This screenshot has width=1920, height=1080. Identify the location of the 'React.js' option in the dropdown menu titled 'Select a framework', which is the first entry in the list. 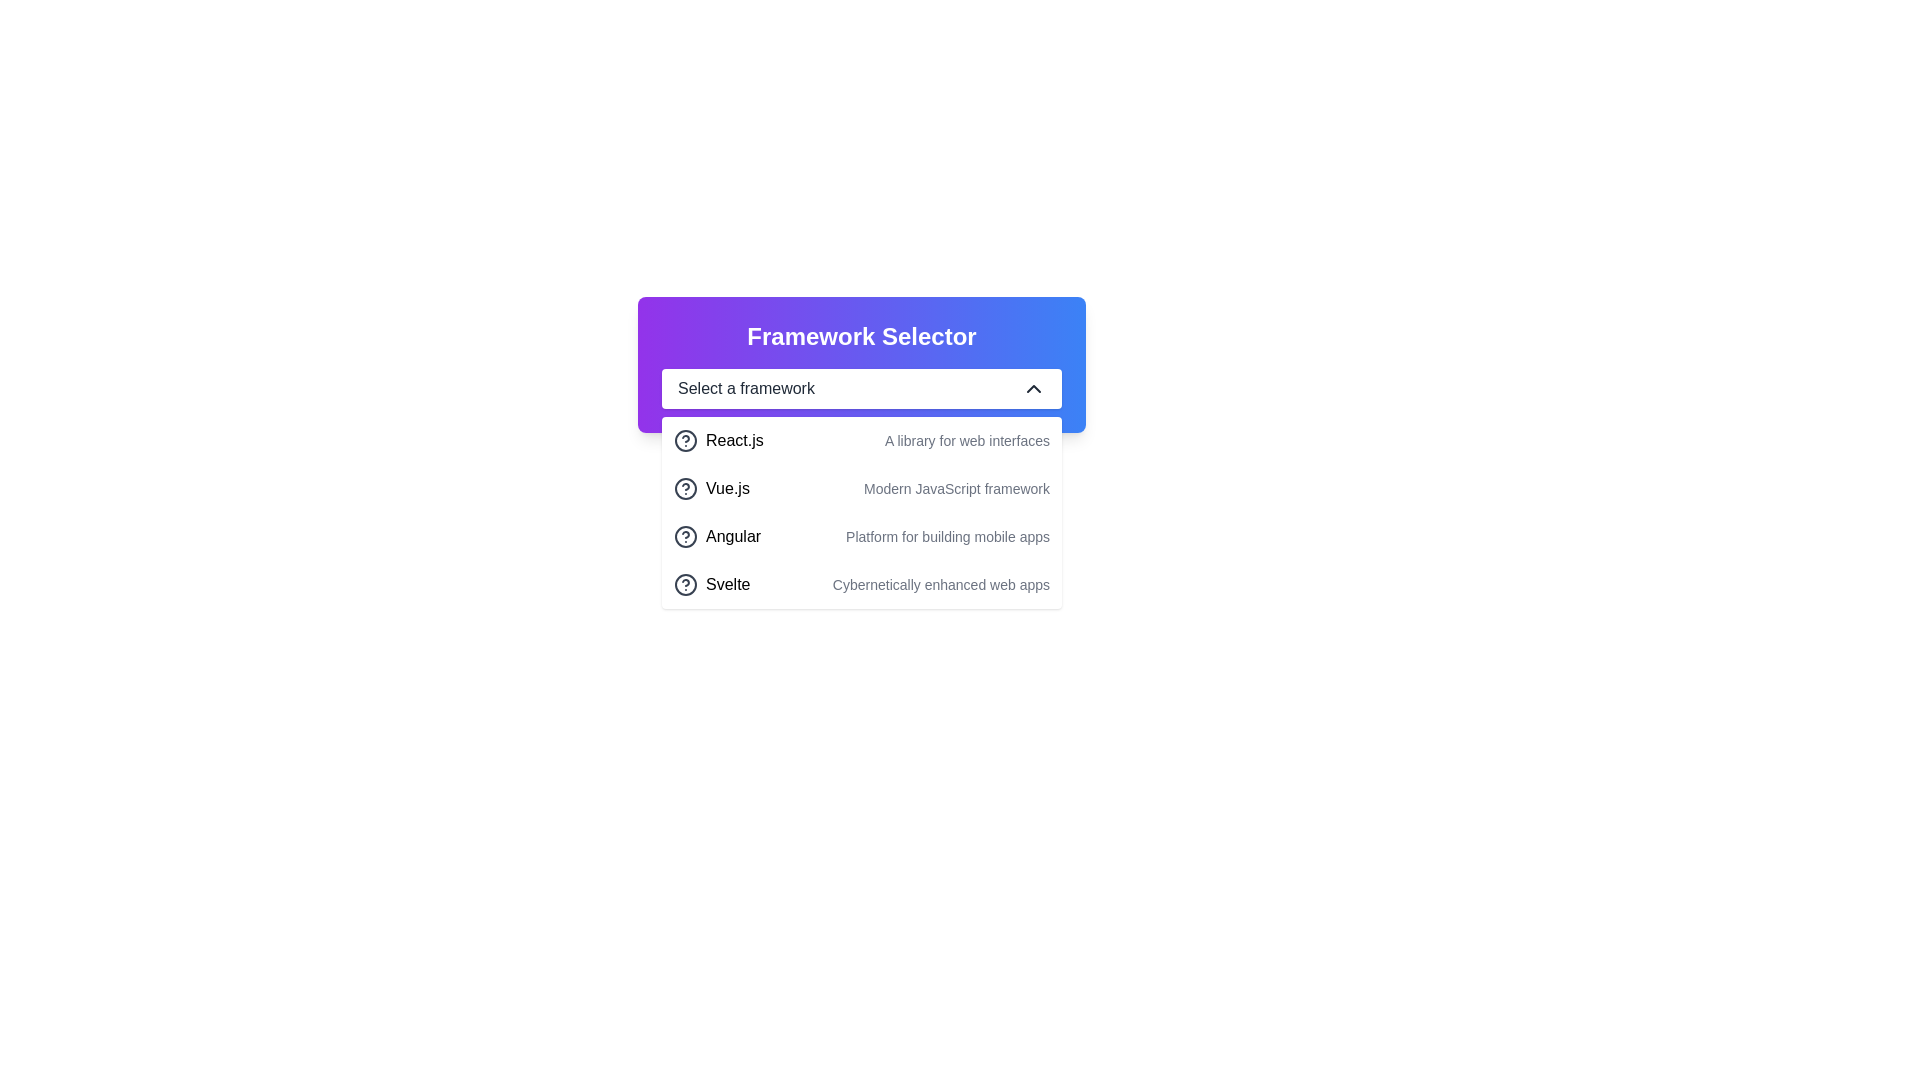
(718, 439).